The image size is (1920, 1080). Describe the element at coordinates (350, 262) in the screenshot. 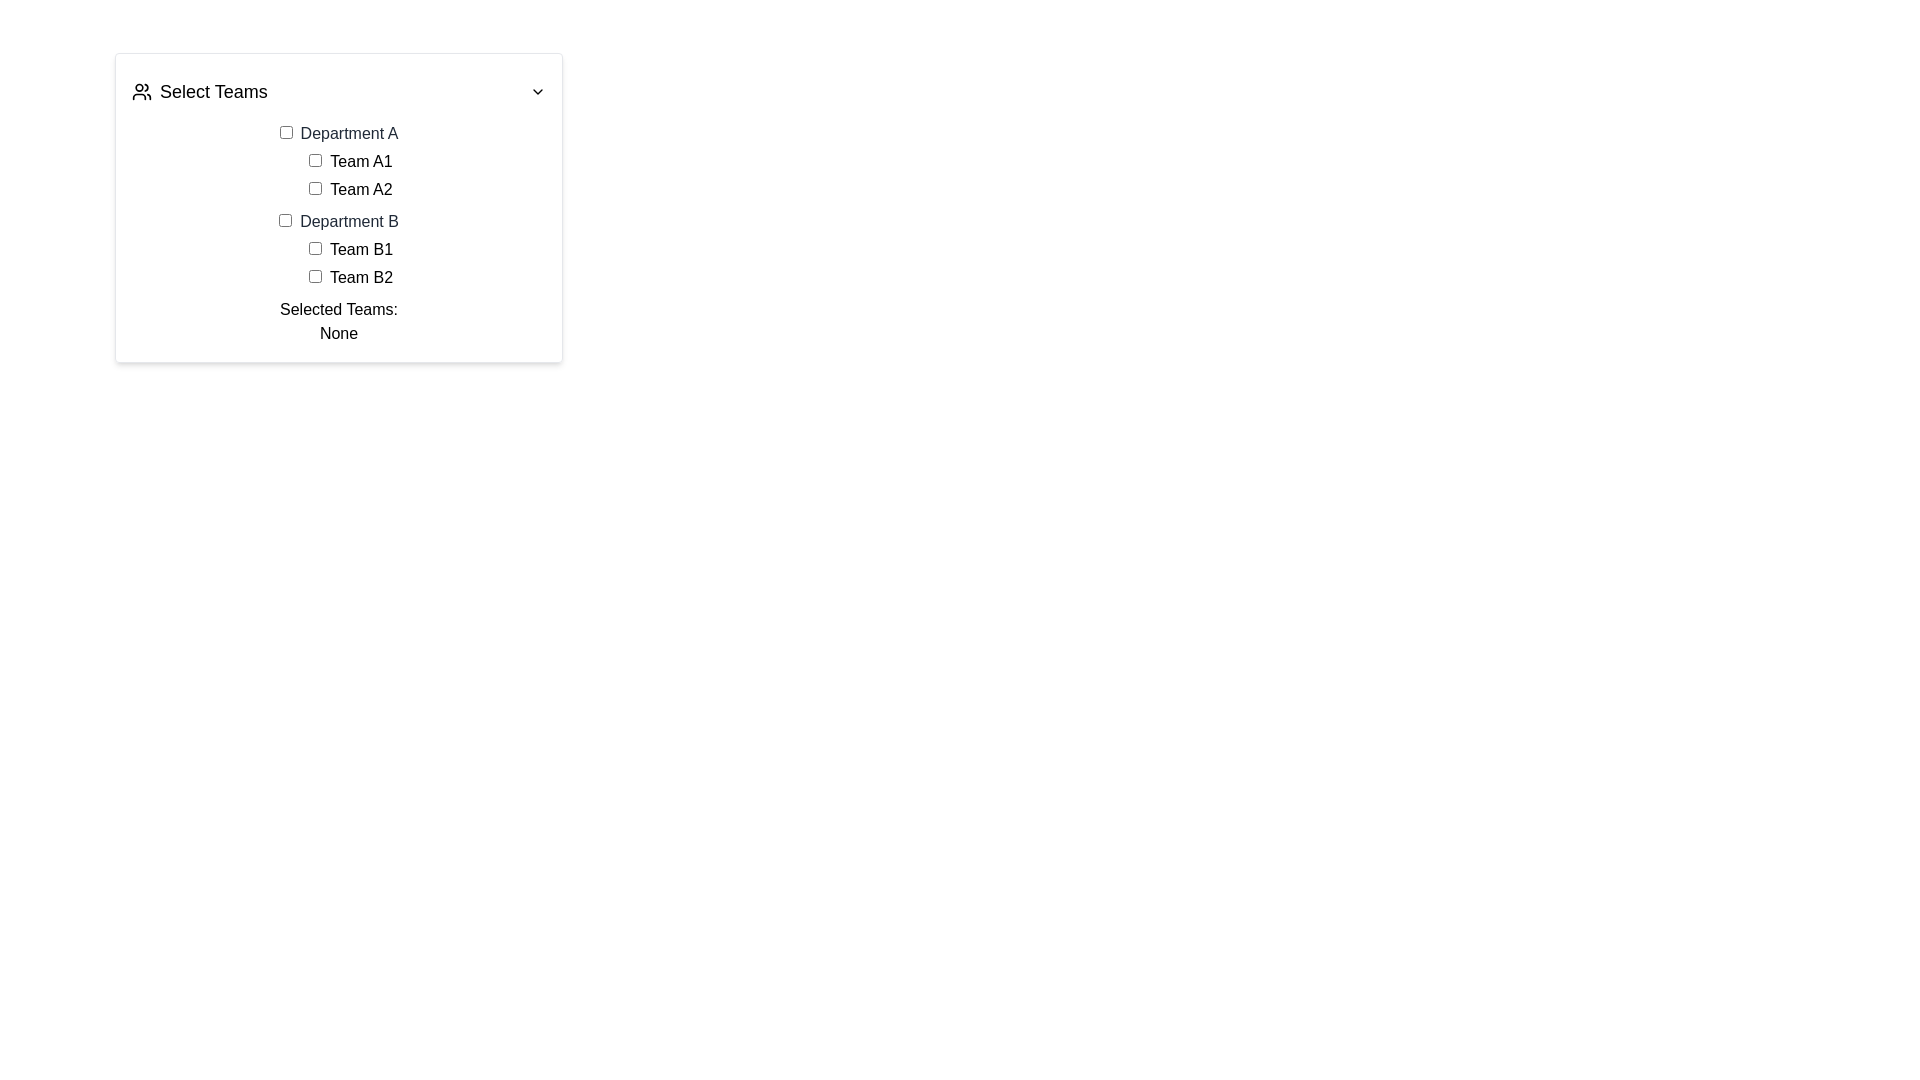

I see `the checkbox for 'Team B1' within the 'Department B' dropdown` at that location.